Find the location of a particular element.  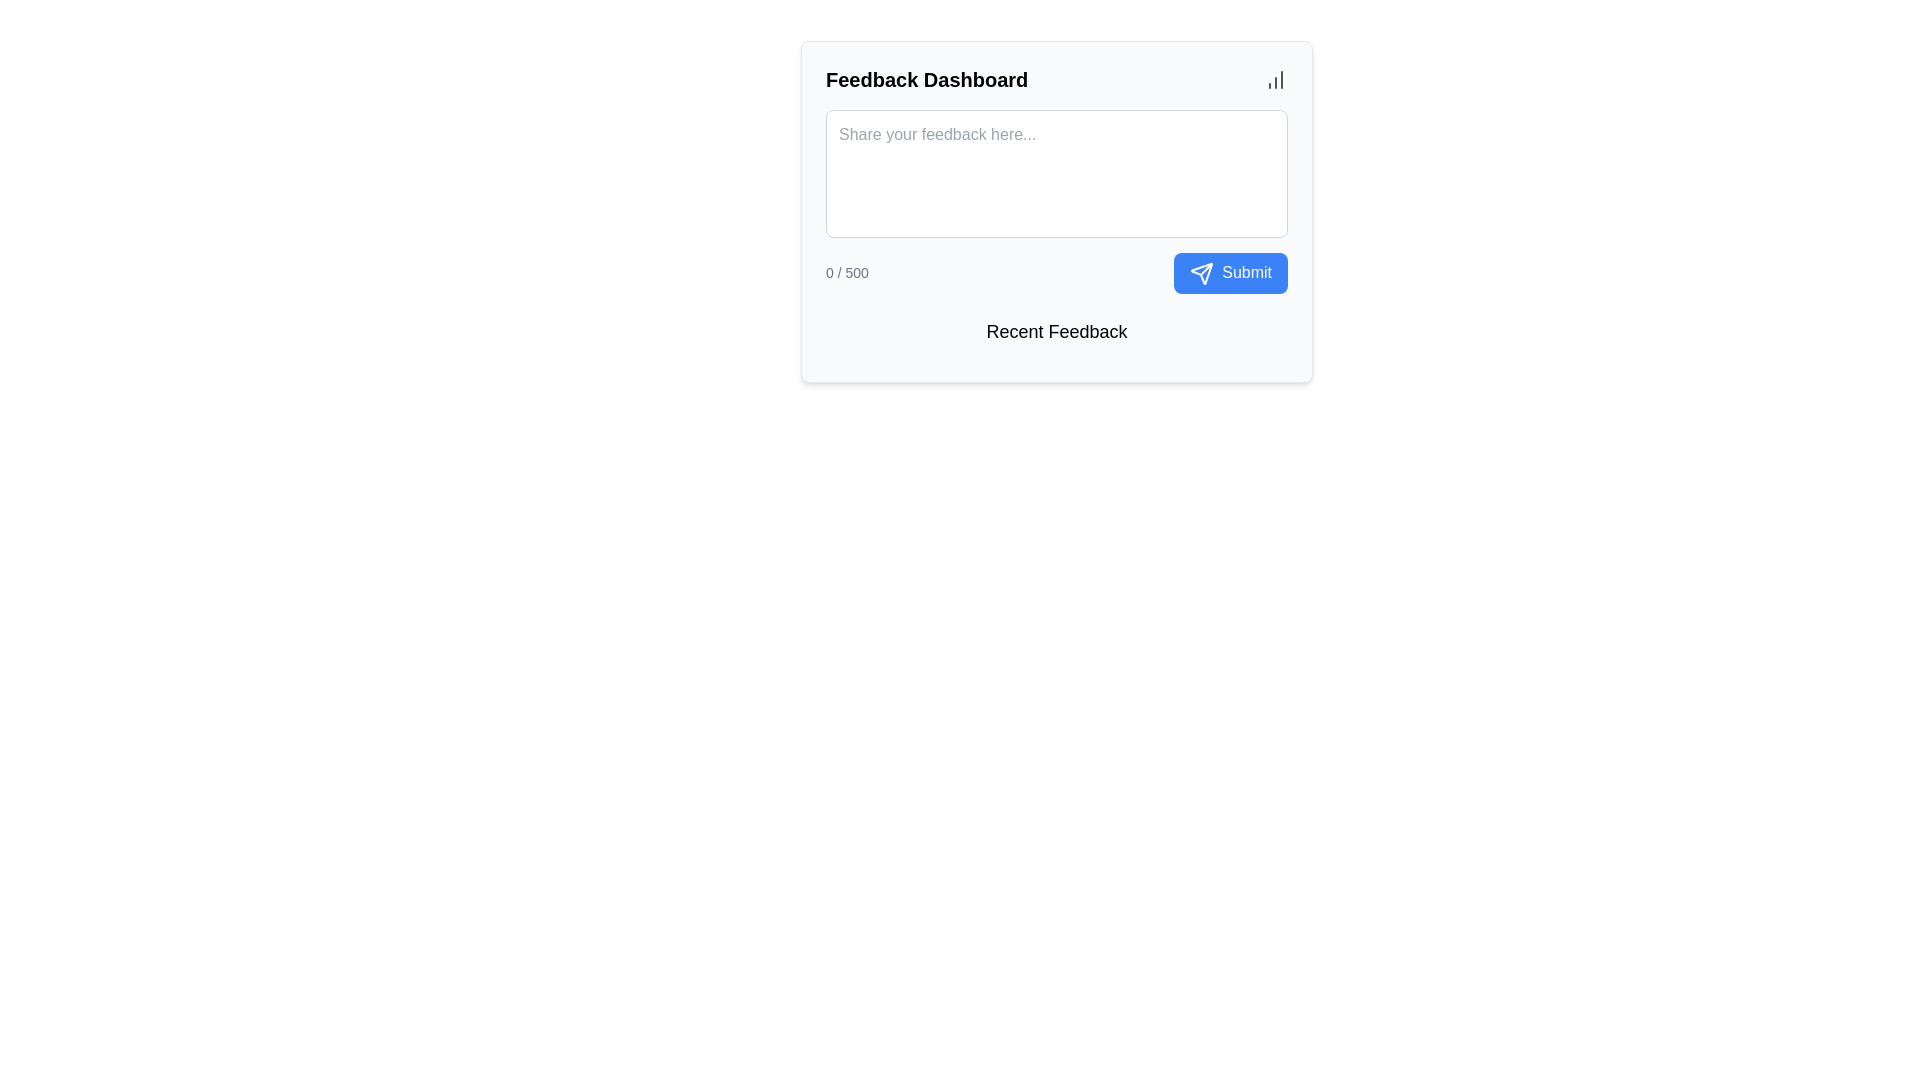

the blue rectangular 'Submit' button with rounded corners is located at coordinates (1230, 273).